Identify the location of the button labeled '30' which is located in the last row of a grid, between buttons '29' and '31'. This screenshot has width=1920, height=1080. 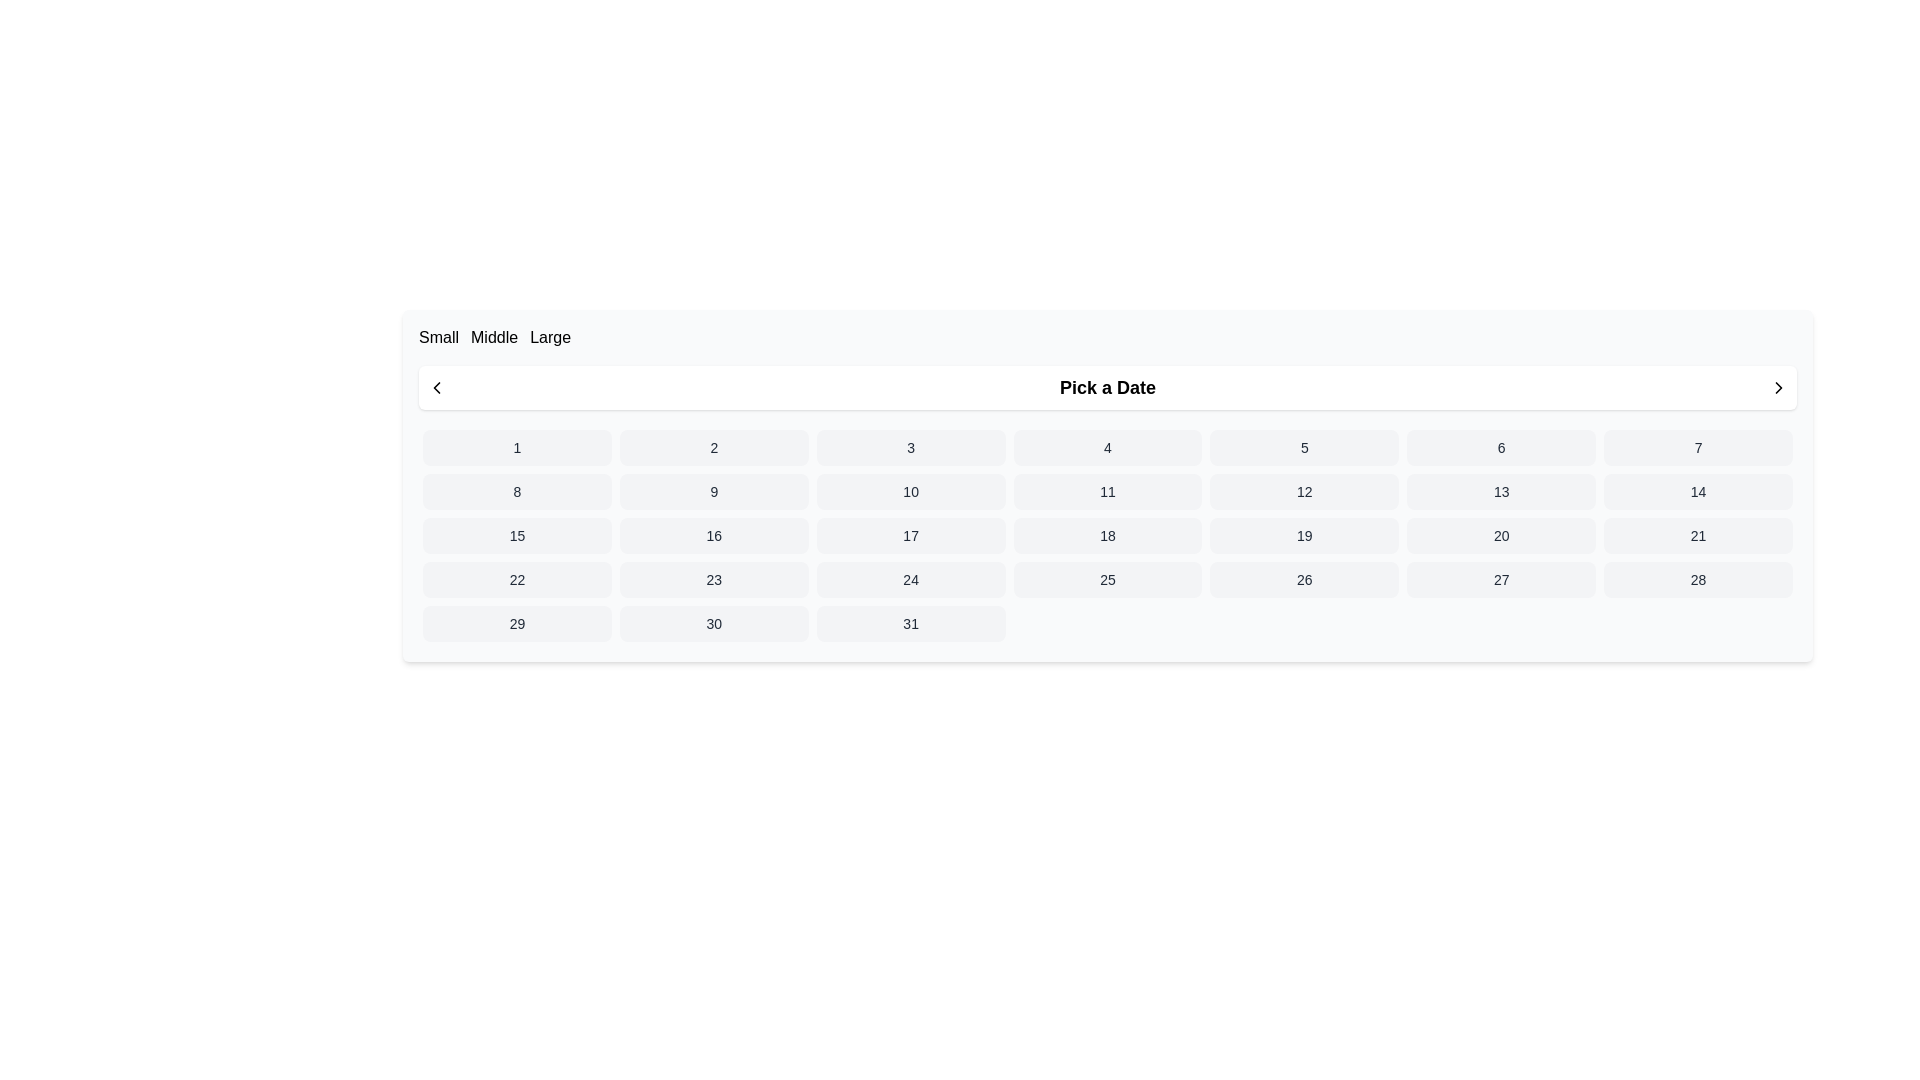
(714, 623).